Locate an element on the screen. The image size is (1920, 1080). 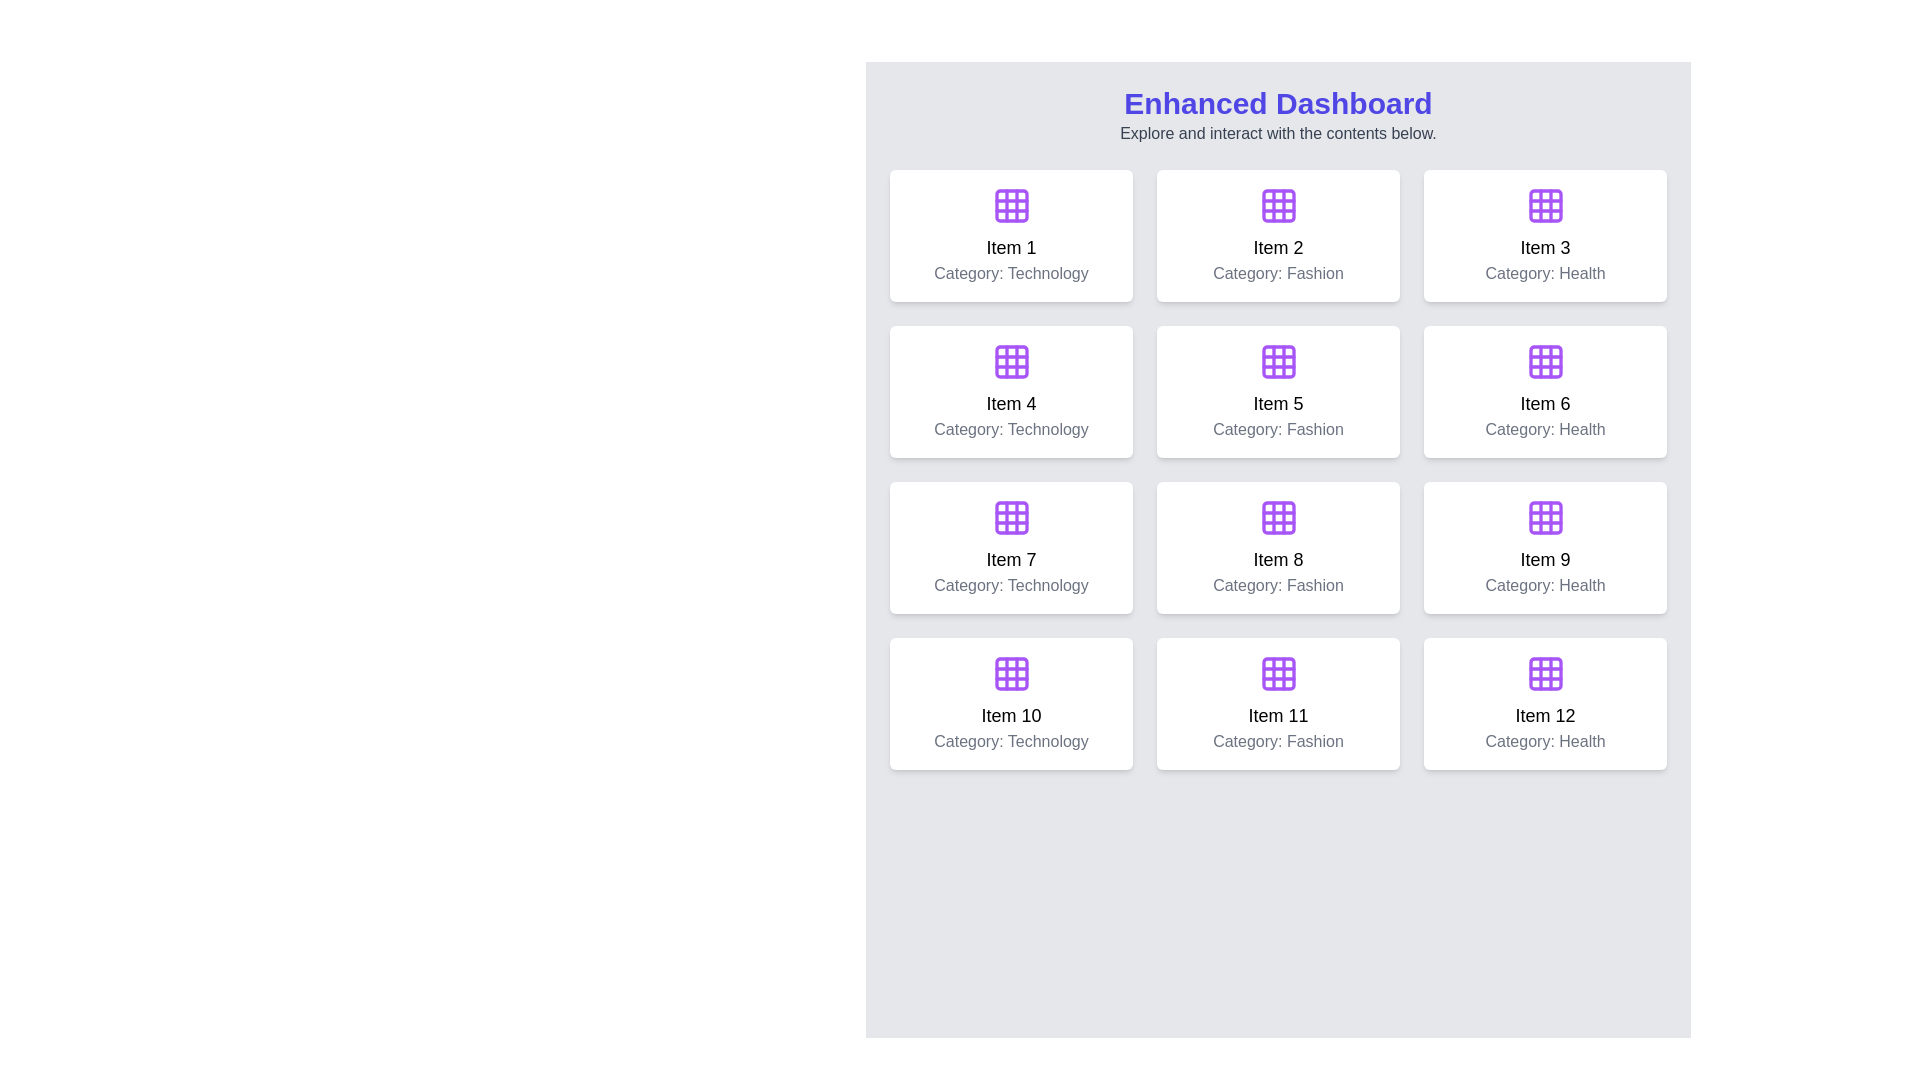
the icon representing the content or function associated with the 'Item 12' card located in the bottom-right of the grid layout is located at coordinates (1544, 674).